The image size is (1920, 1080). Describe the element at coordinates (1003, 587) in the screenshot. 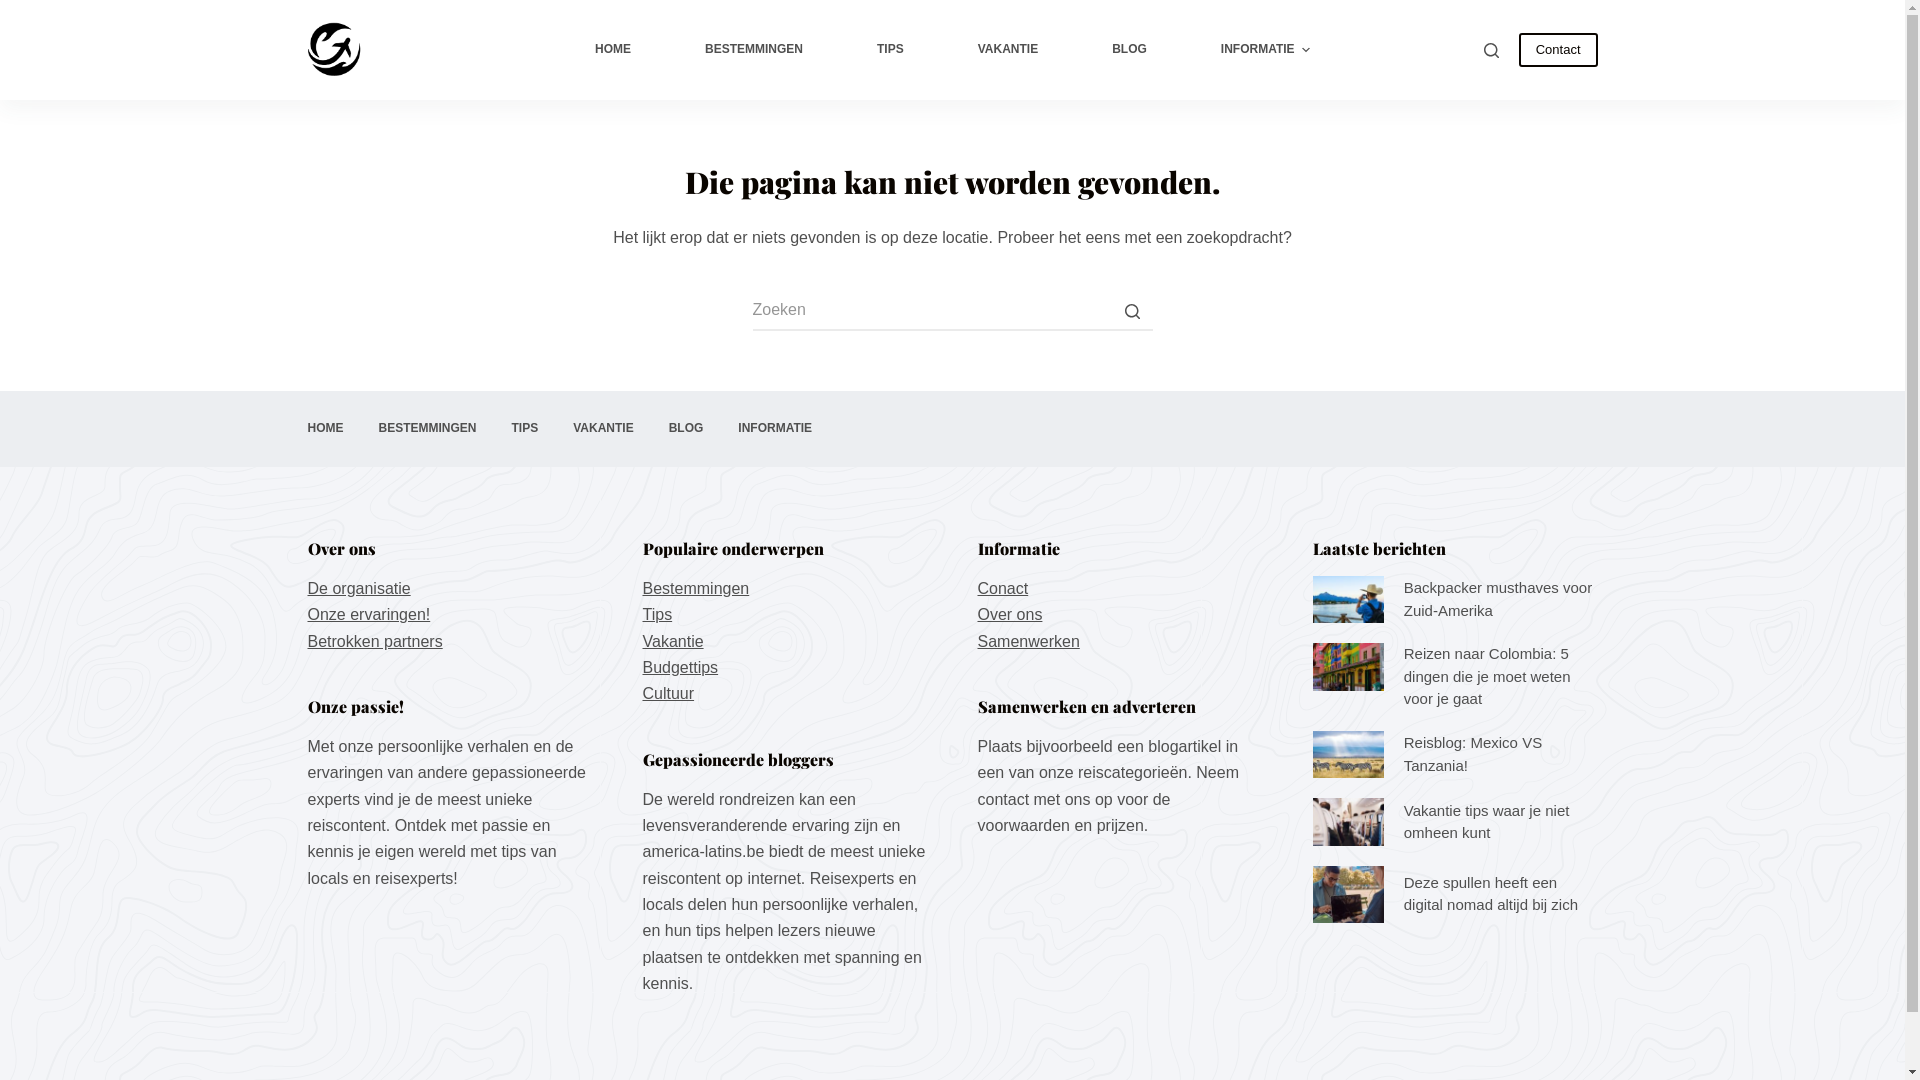

I see `'Conact'` at that location.